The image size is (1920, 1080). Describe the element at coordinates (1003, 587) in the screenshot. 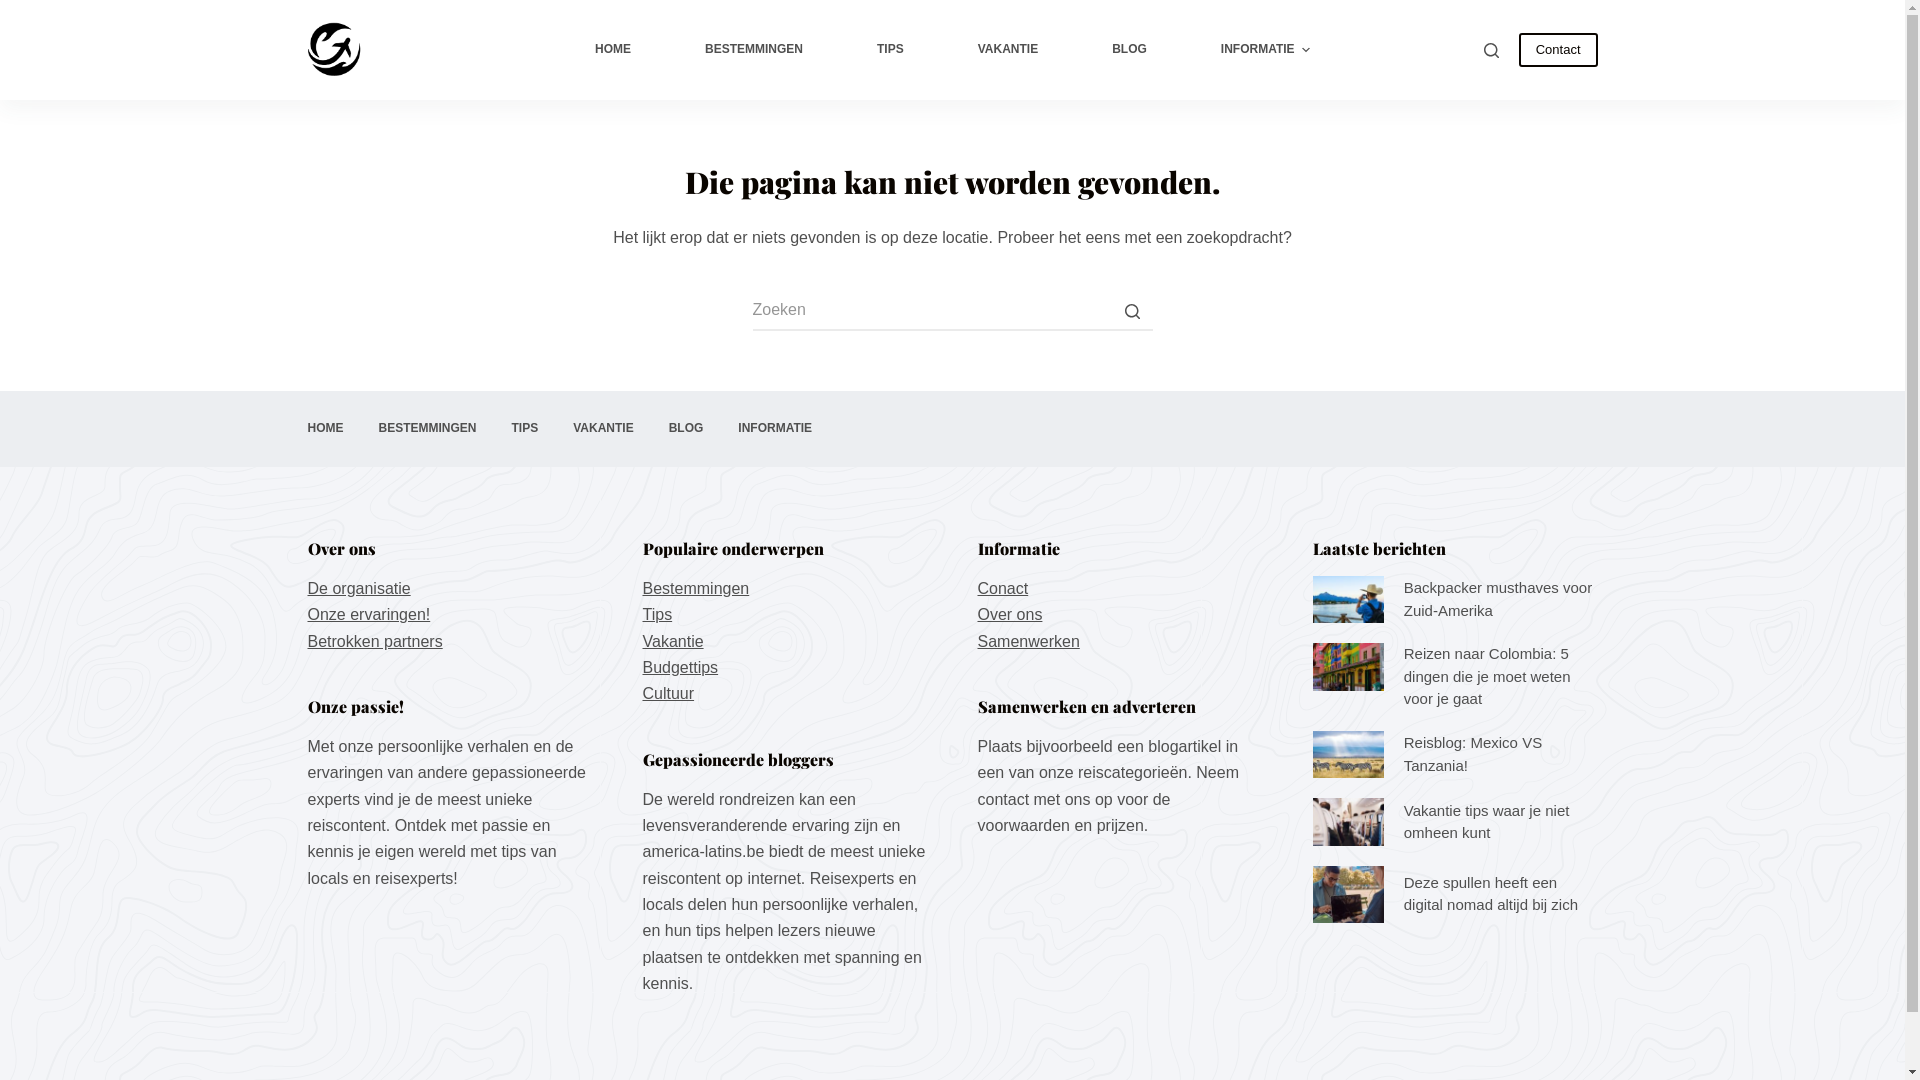

I see `'Conact'` at that location.